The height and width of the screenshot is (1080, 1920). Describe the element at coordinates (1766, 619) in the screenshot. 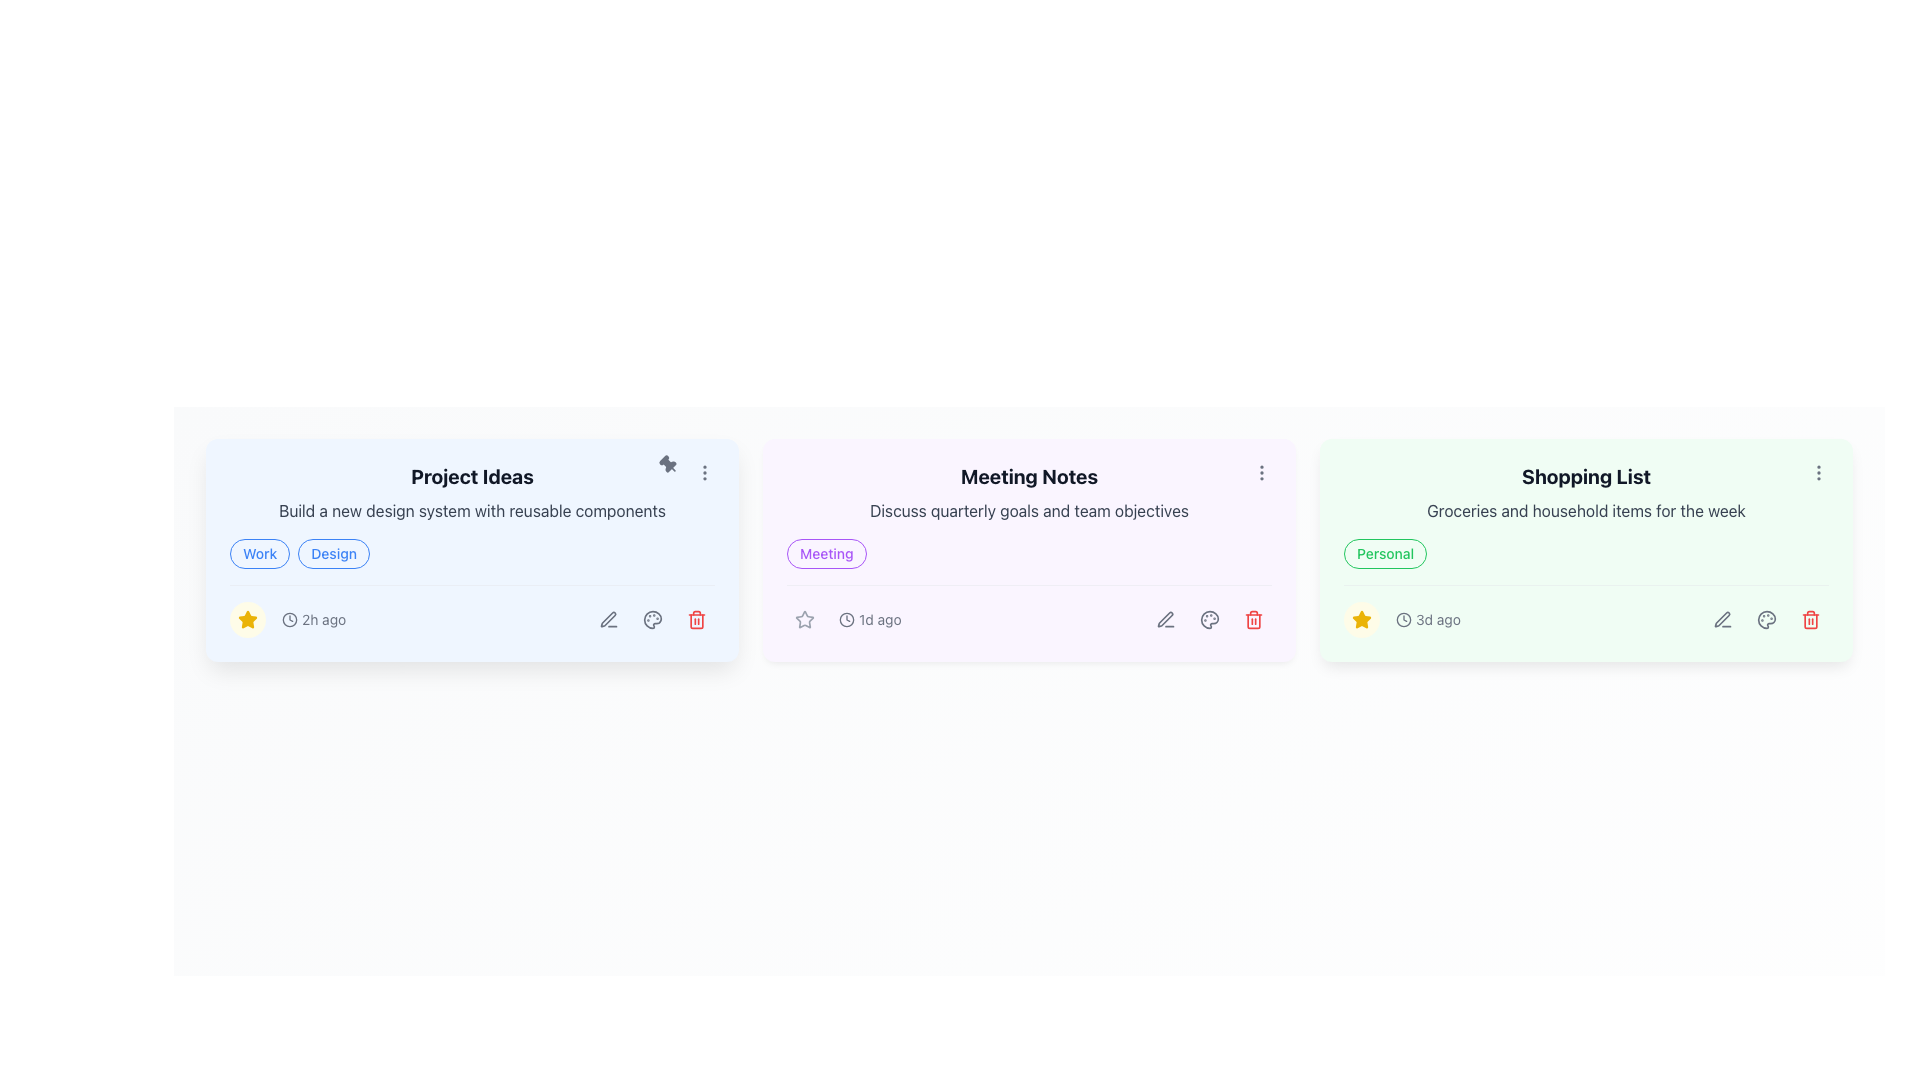

I see `the painter's palette icon located at the bottom right corner of the 'Shopping List' card` at that location.